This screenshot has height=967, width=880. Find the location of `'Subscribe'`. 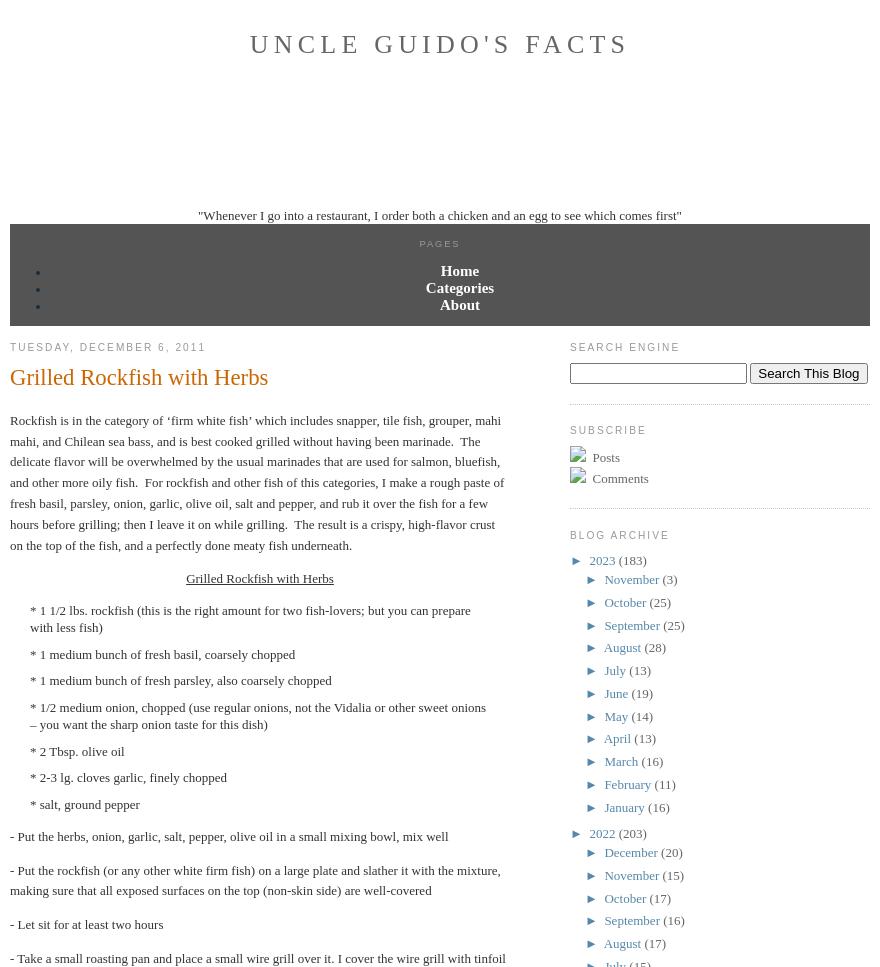

'Subscribe' is located at coordinates (569, 429).